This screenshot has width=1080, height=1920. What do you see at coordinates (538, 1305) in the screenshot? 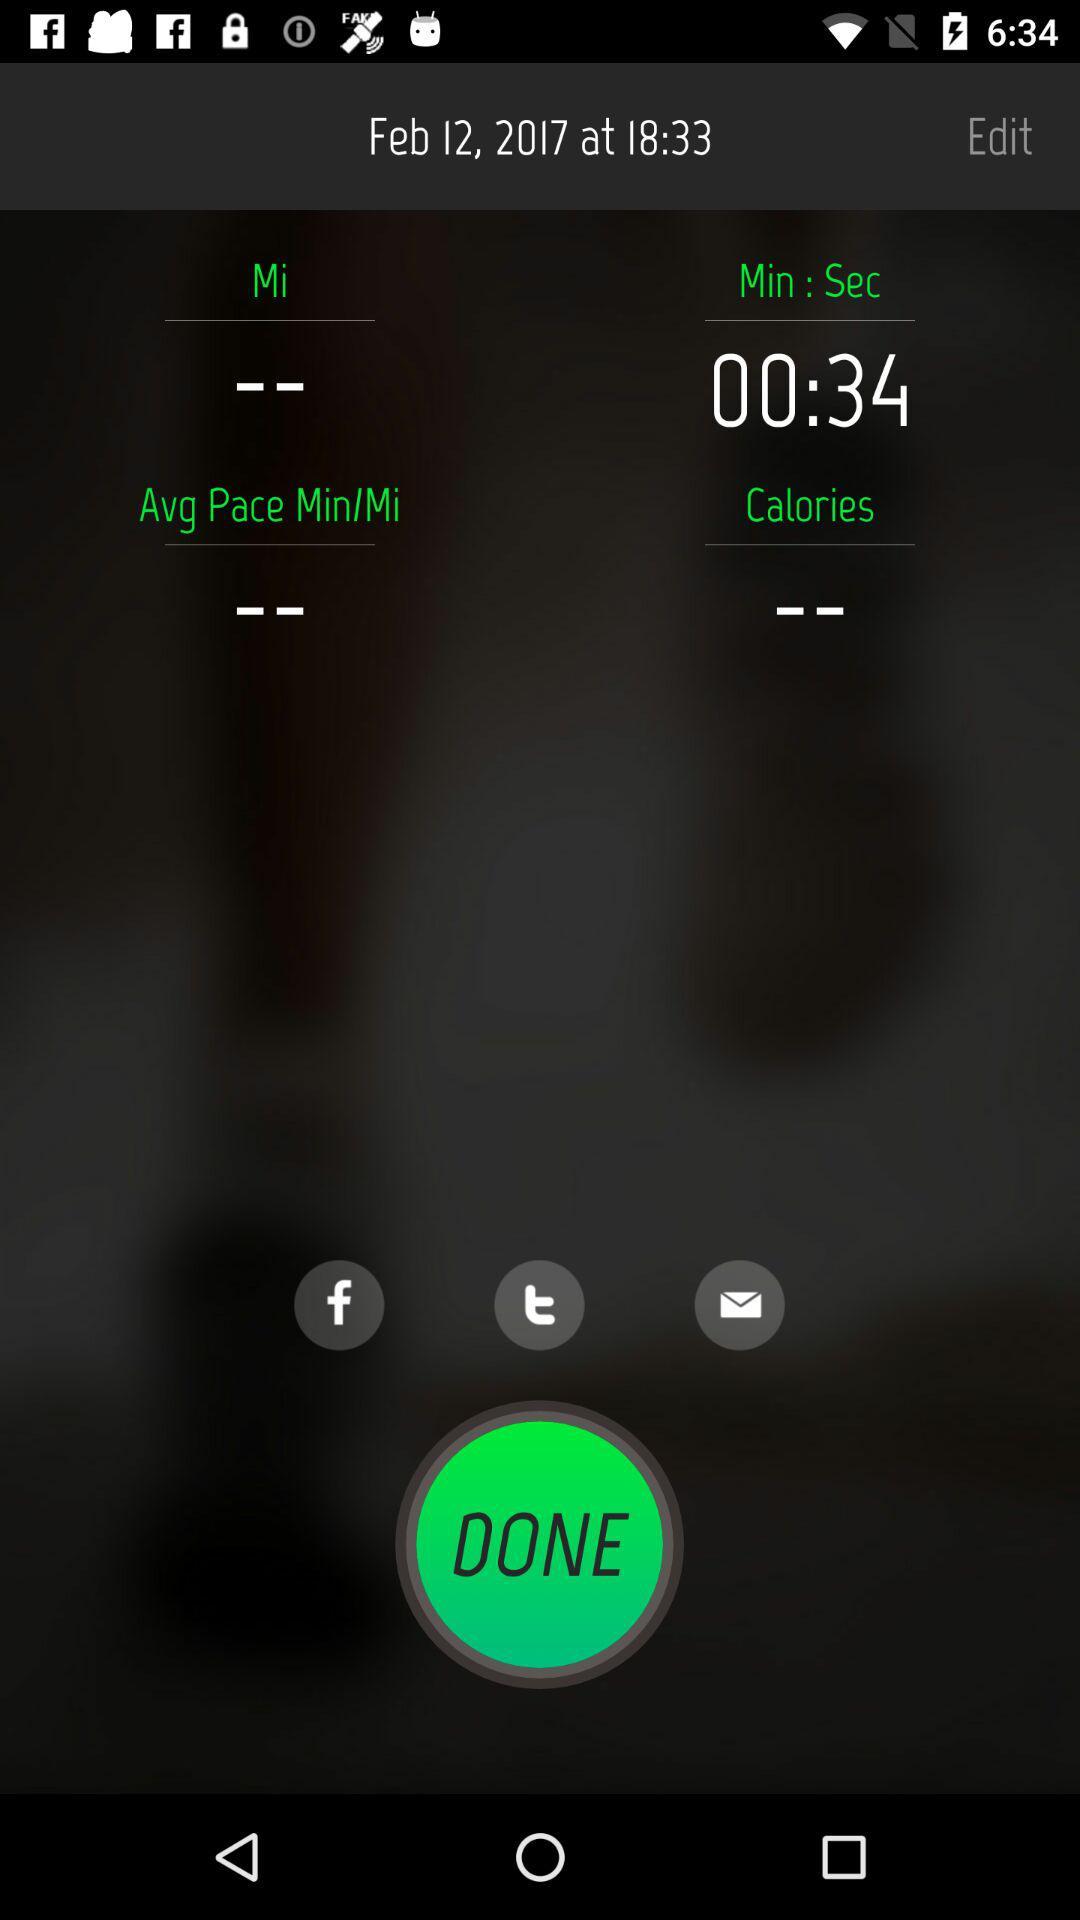
I see `the twitter icon` at bounding box center [538, 1305].